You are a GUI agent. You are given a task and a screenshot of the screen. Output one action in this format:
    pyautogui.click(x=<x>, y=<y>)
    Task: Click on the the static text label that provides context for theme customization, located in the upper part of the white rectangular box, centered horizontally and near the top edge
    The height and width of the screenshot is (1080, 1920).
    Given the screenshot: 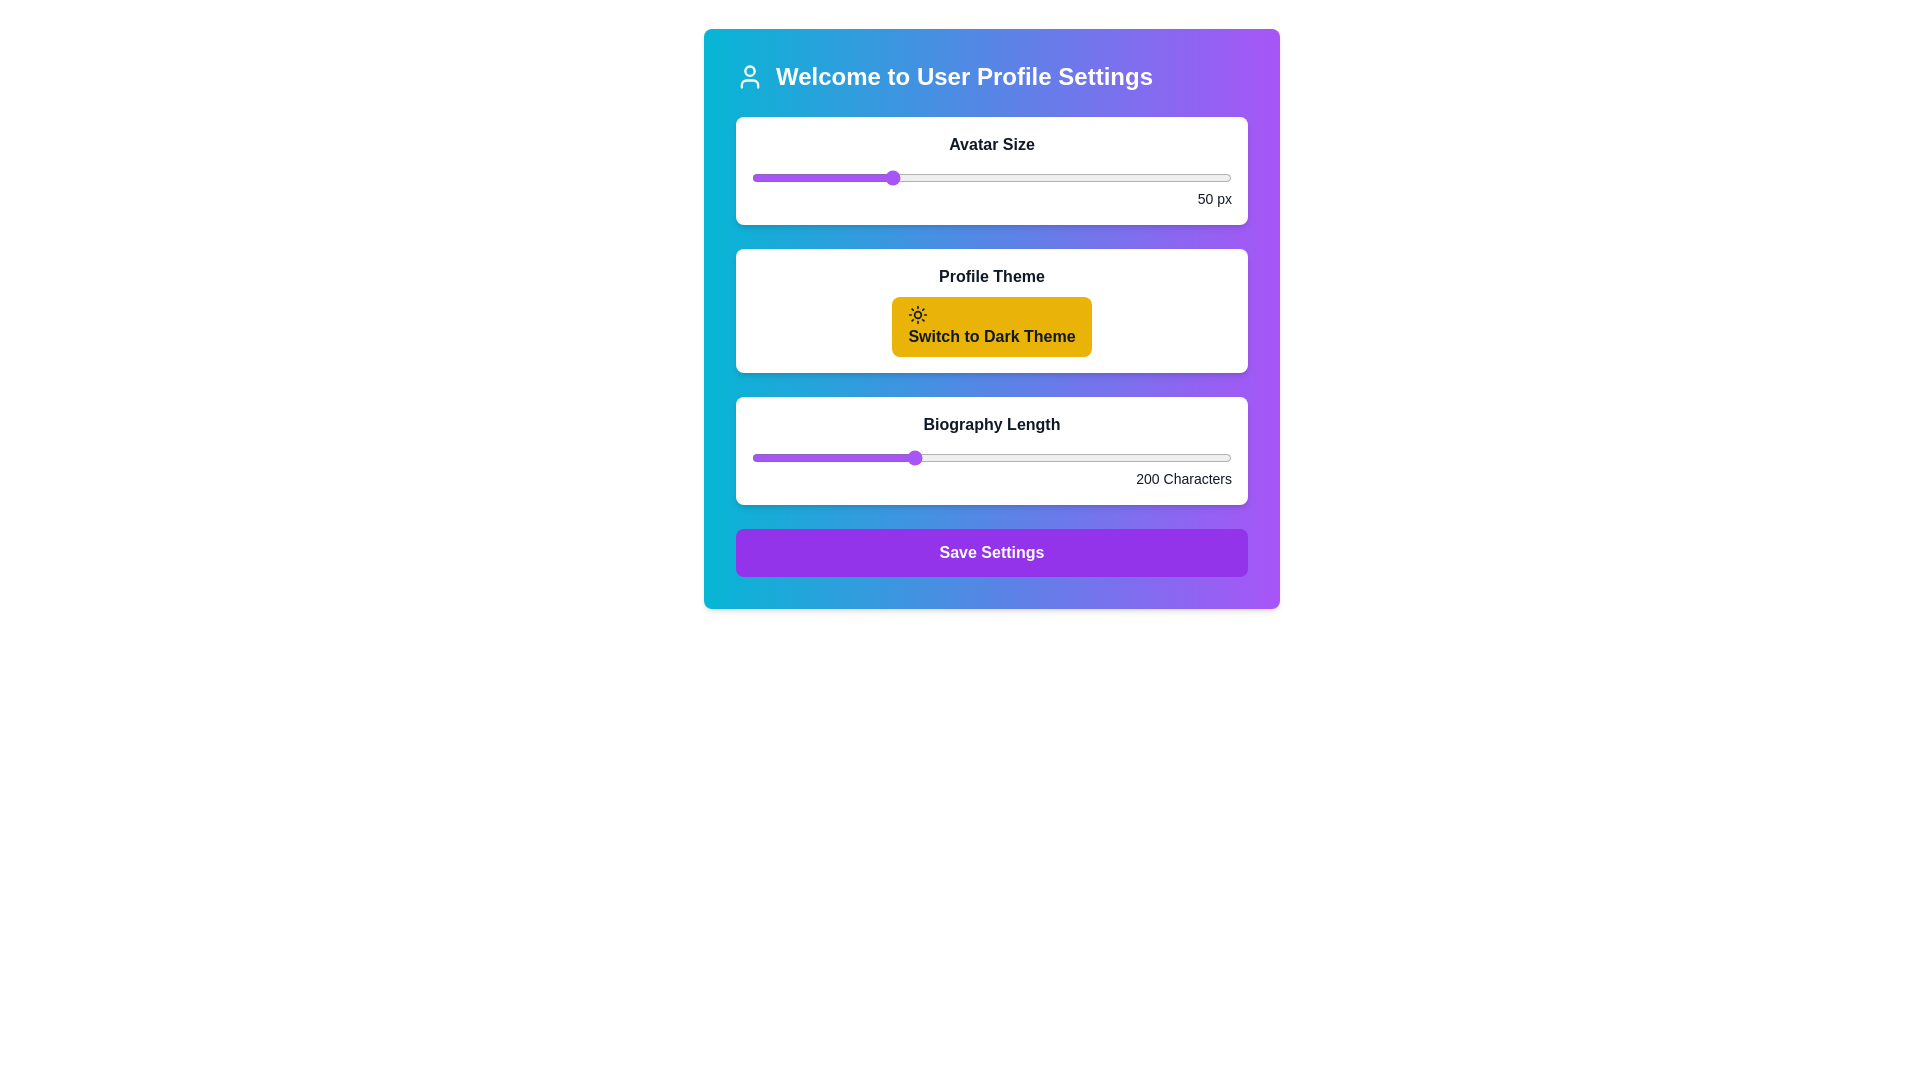 What is the action you would take?
    pyautogui.click(x=992, y=277)
    